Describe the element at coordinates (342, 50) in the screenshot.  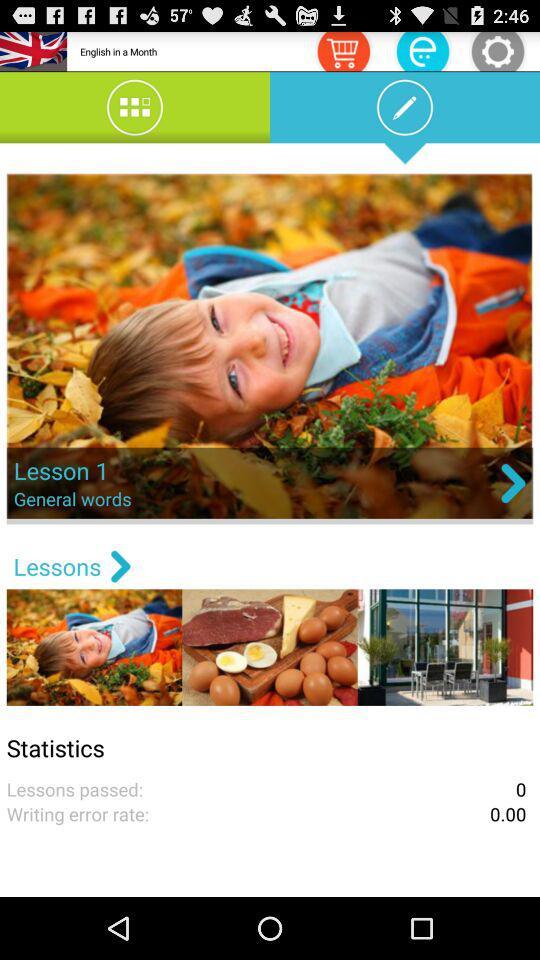
I see `talvez seja somente um problema` at that location.